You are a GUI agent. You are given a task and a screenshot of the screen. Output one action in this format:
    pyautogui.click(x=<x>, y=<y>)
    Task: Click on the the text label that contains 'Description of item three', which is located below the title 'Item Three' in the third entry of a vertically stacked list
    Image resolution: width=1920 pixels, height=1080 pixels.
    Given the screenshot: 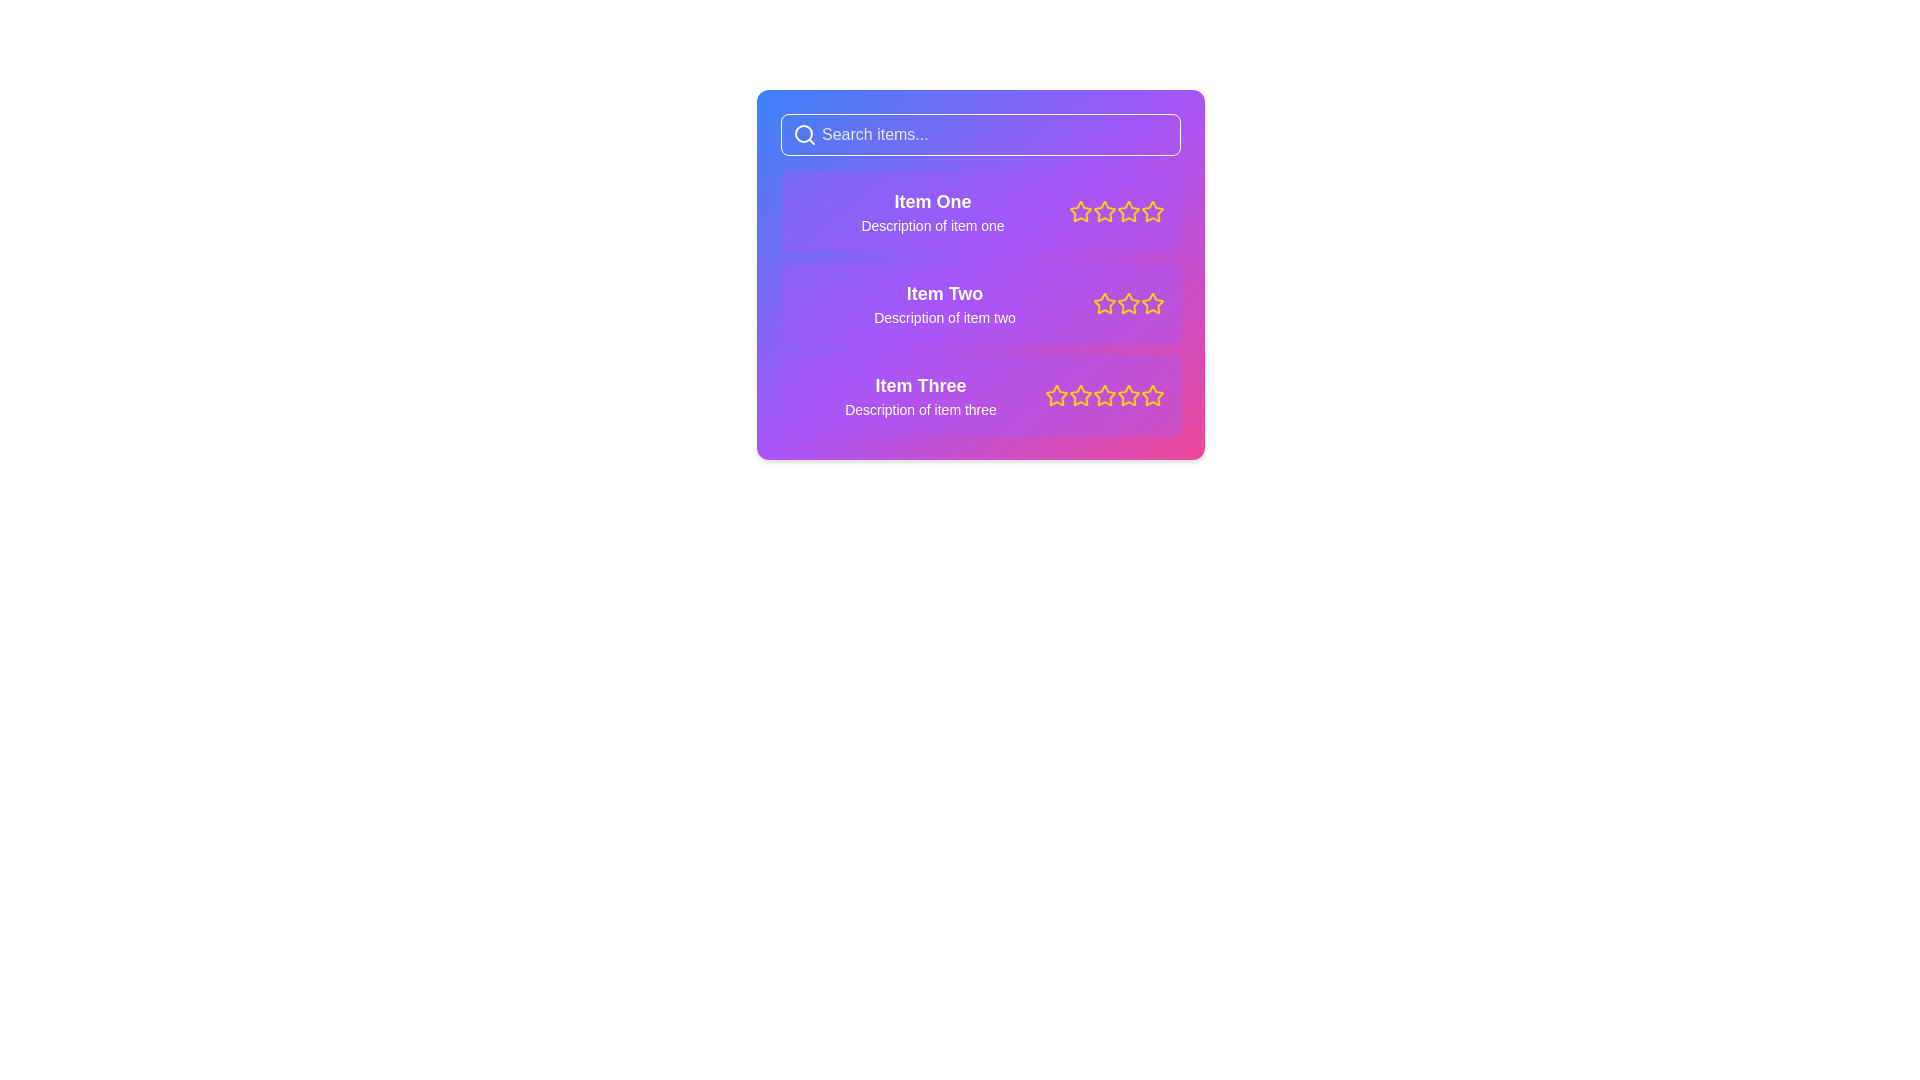 What is the action you would take?
    pyautogui.click(x=920, y=408)
    